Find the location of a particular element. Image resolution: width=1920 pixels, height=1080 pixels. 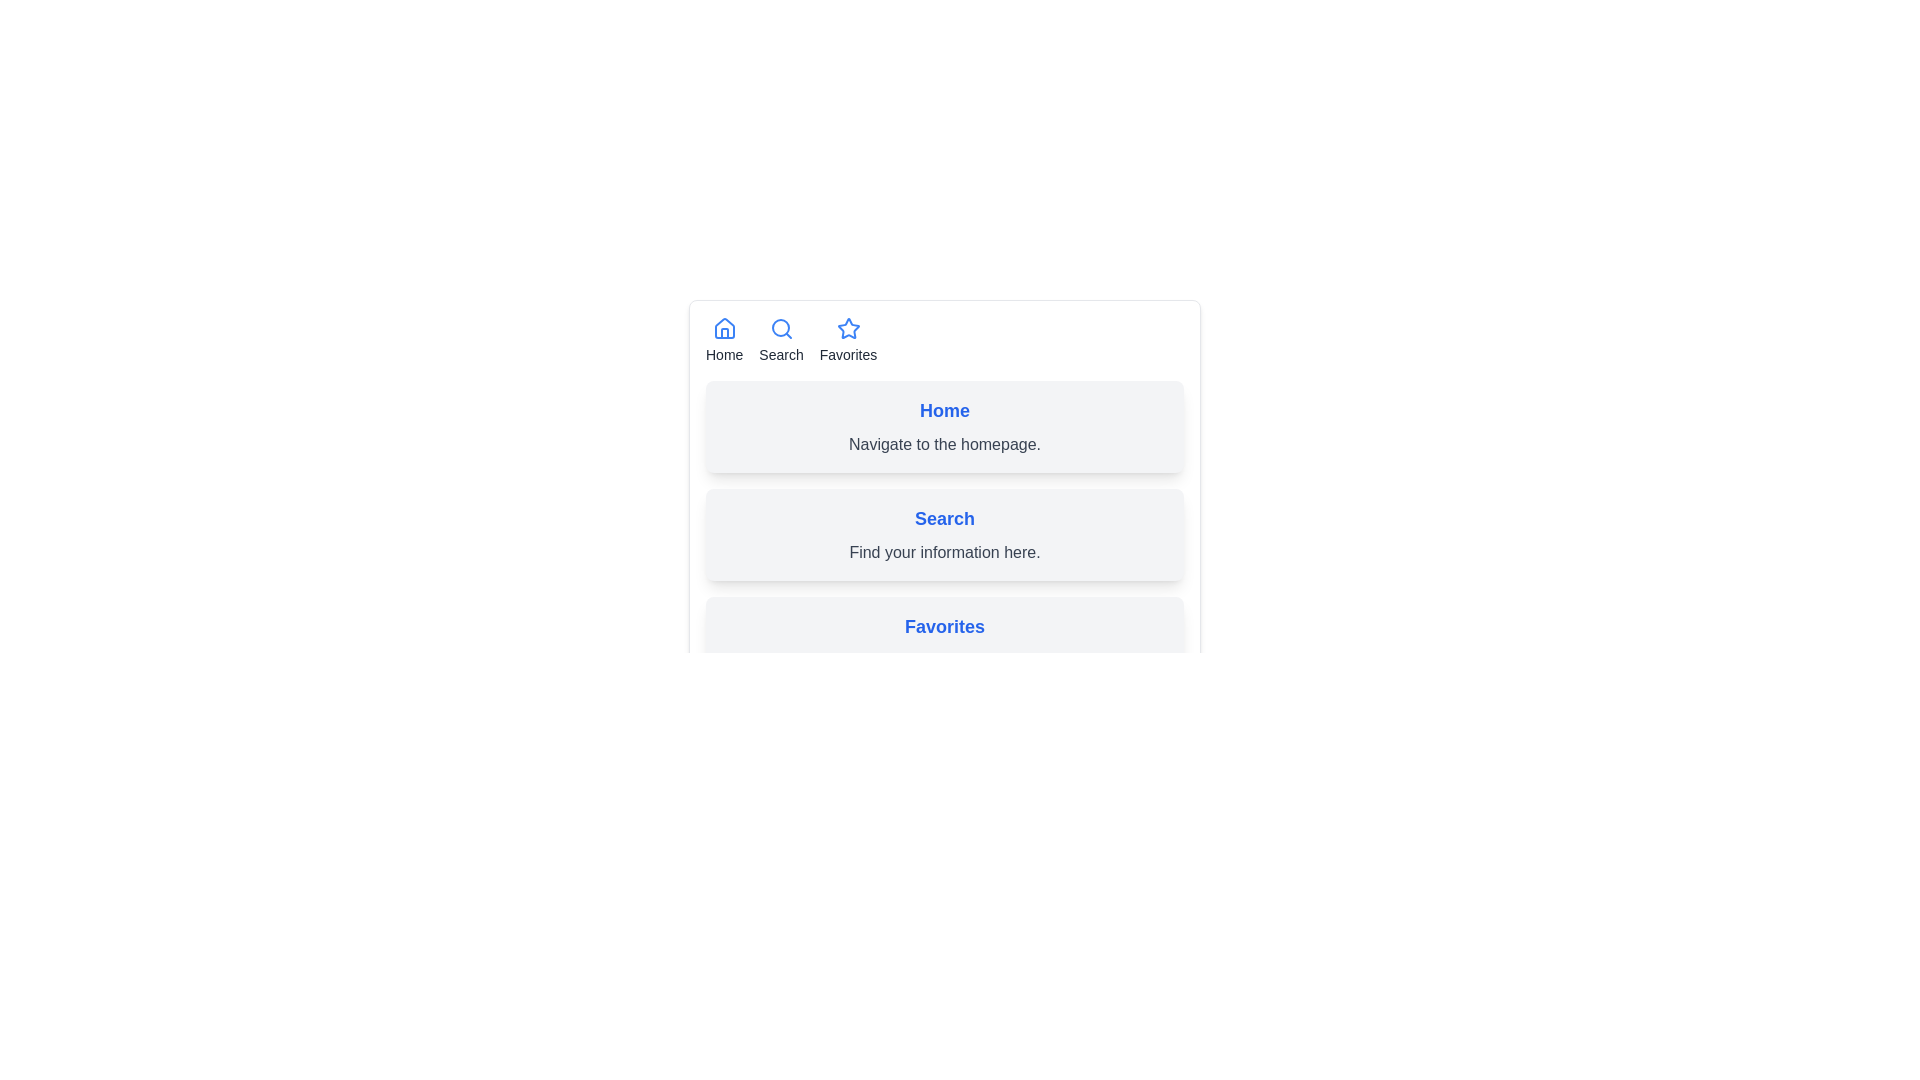

the star-shaped icon with a blue outline is located at coordinates (848, 327).